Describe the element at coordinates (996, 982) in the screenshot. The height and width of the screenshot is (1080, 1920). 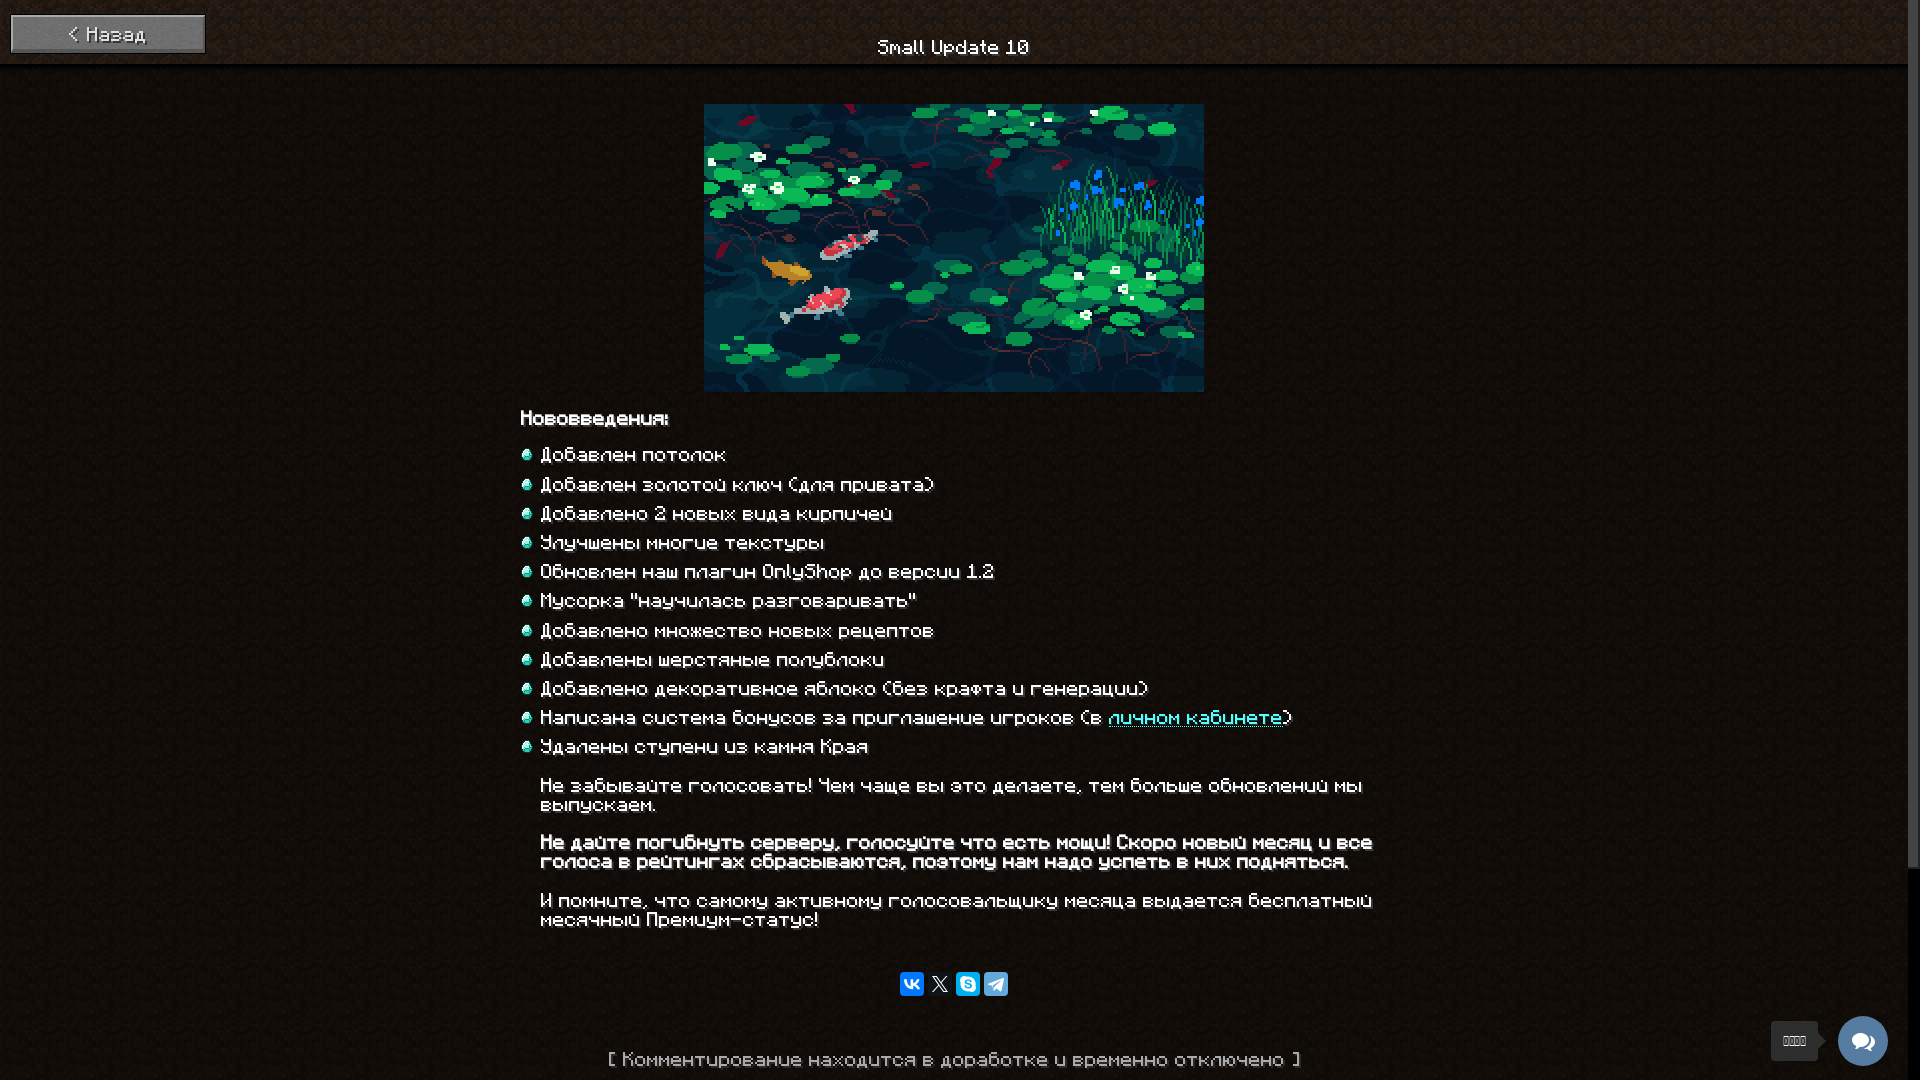
I see `'Telegram'` at that location.